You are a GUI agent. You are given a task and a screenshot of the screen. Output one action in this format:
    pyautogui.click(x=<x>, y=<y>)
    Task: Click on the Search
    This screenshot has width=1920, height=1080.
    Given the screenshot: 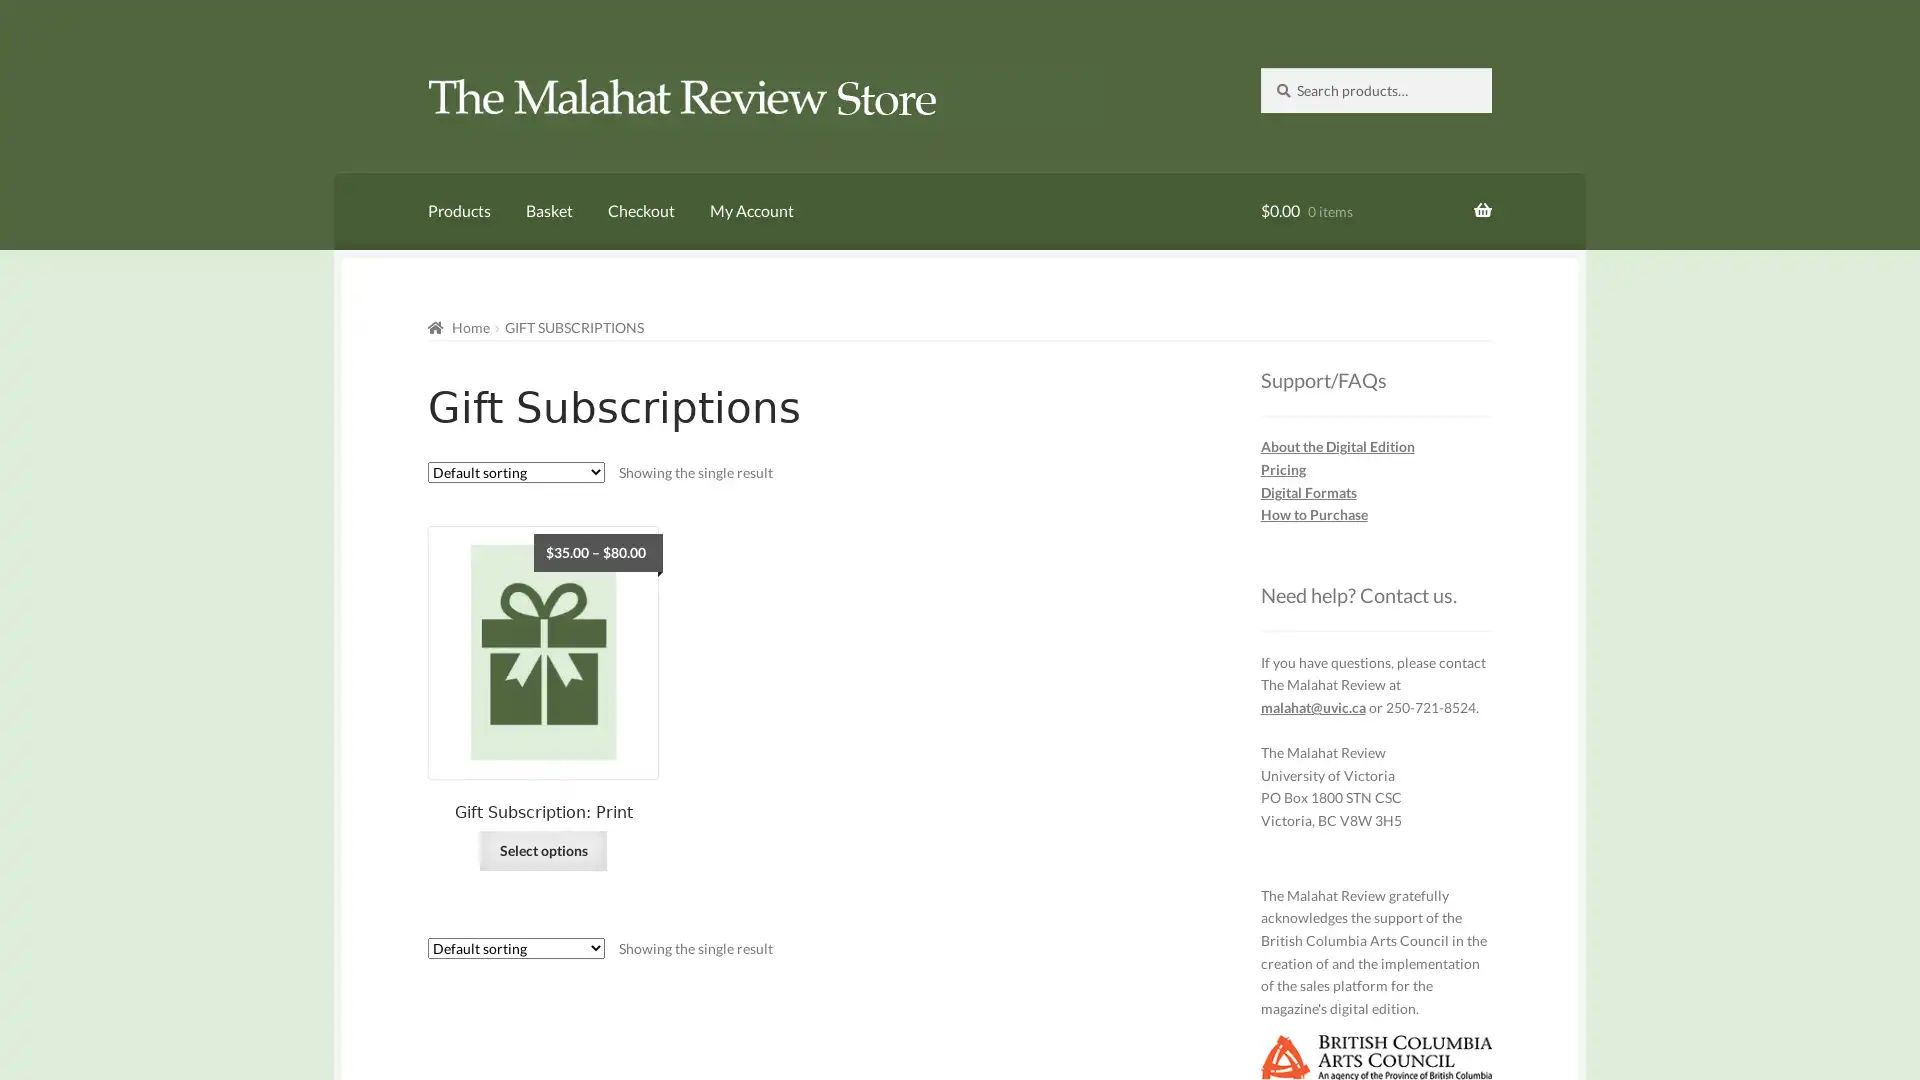 What is the action you would take?
    pyautogui.click(x=1258, y=65)
    